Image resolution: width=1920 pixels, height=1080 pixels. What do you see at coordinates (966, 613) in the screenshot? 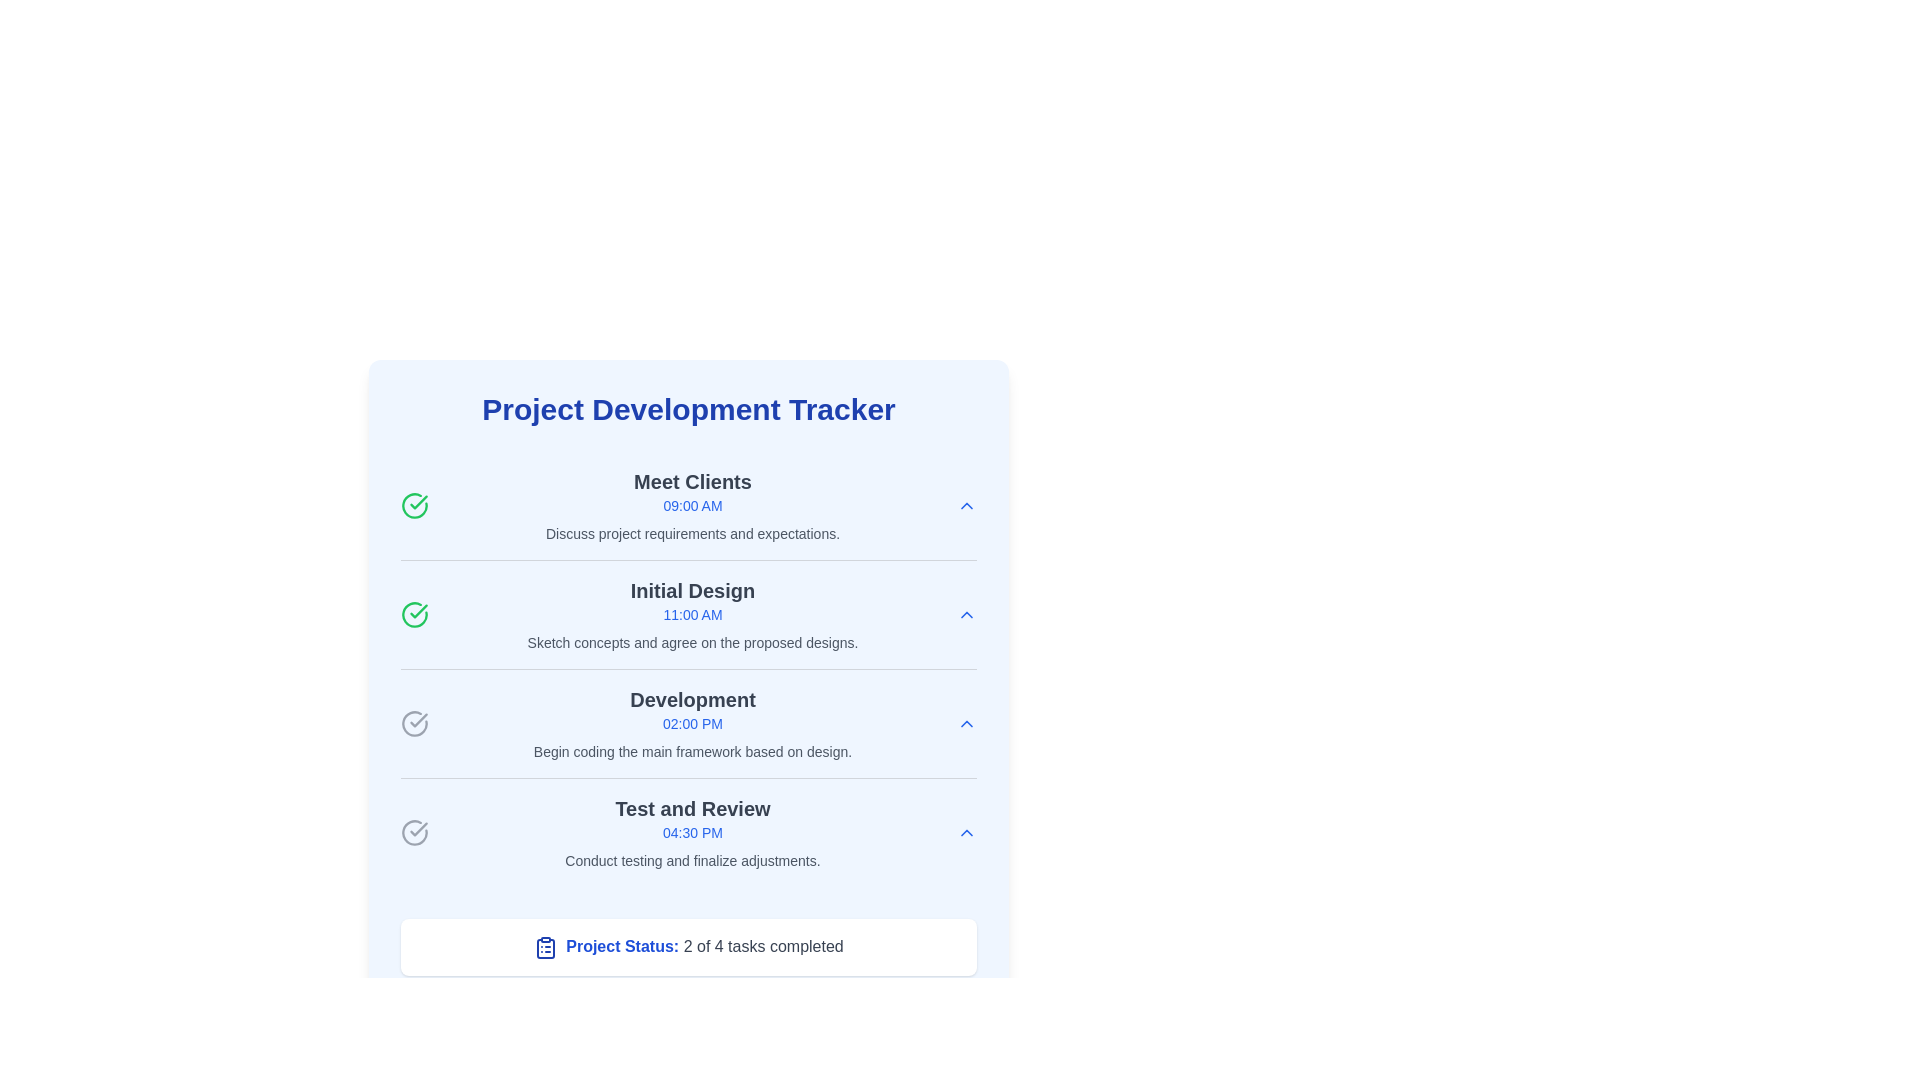
I see `the interactive button` at bounding box center [966, 613].